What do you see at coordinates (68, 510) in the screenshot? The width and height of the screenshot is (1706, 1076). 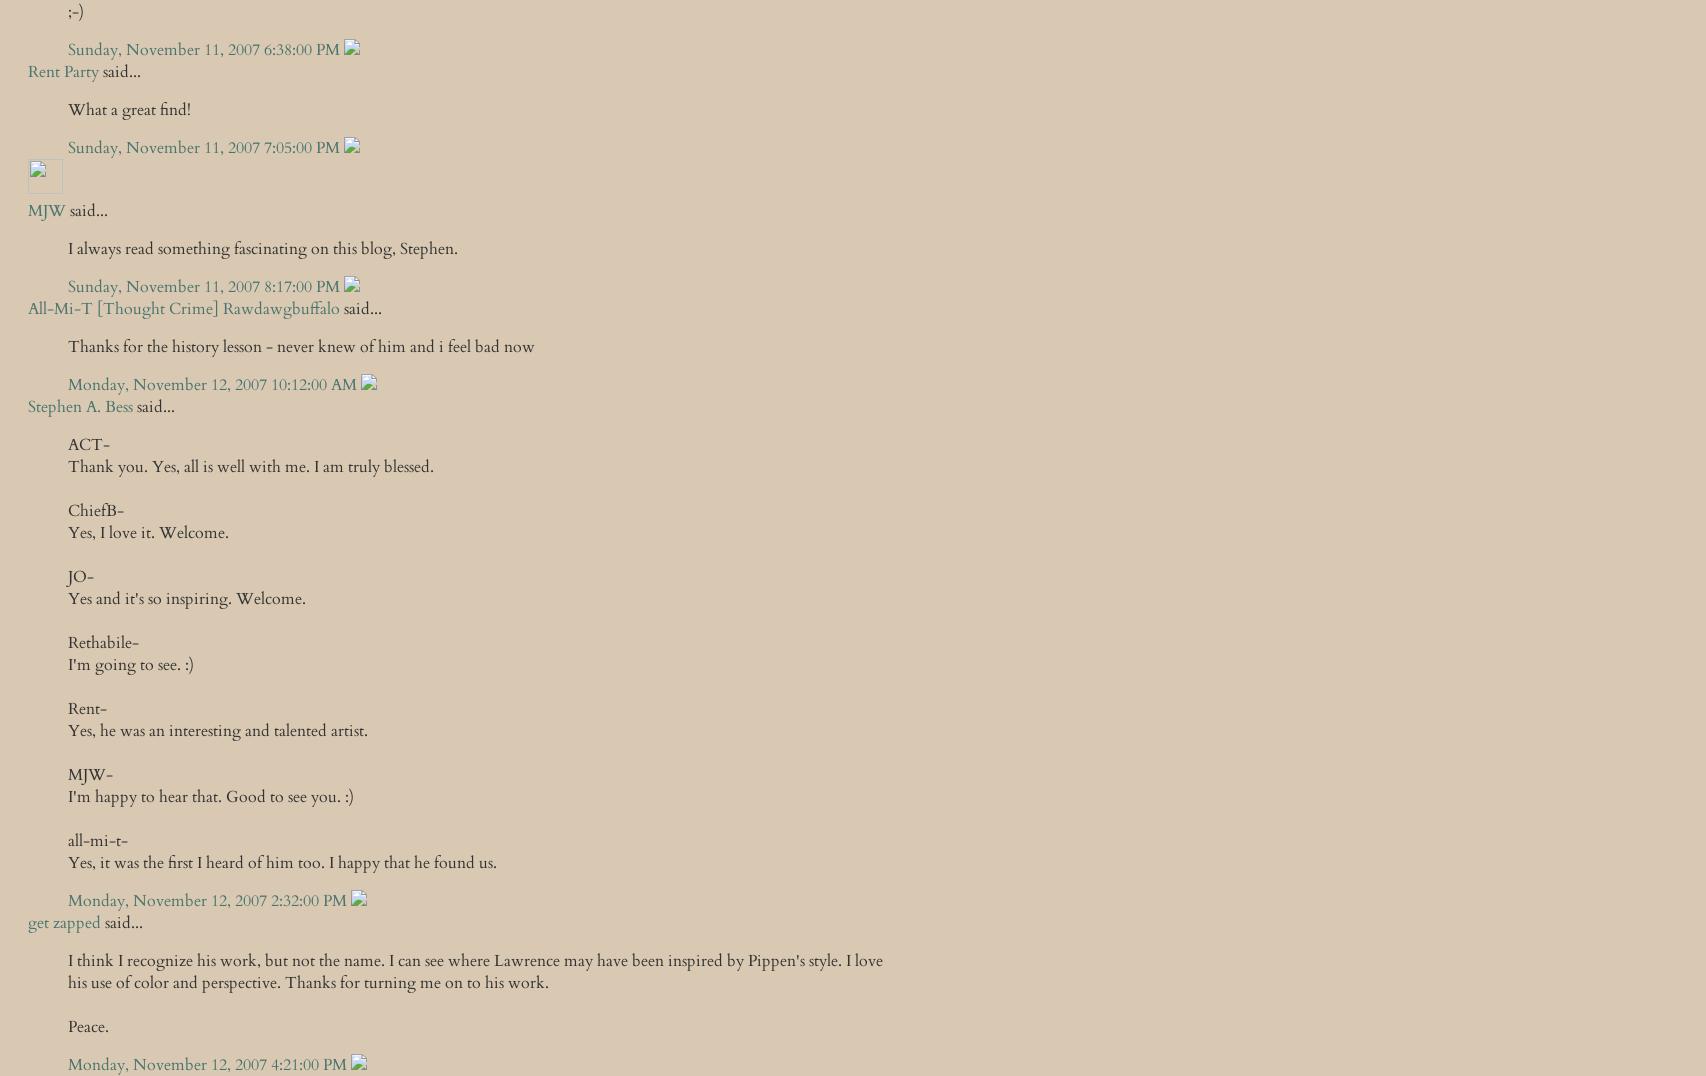 I see `'ChiefB-'` at bounding box center [68, 510].